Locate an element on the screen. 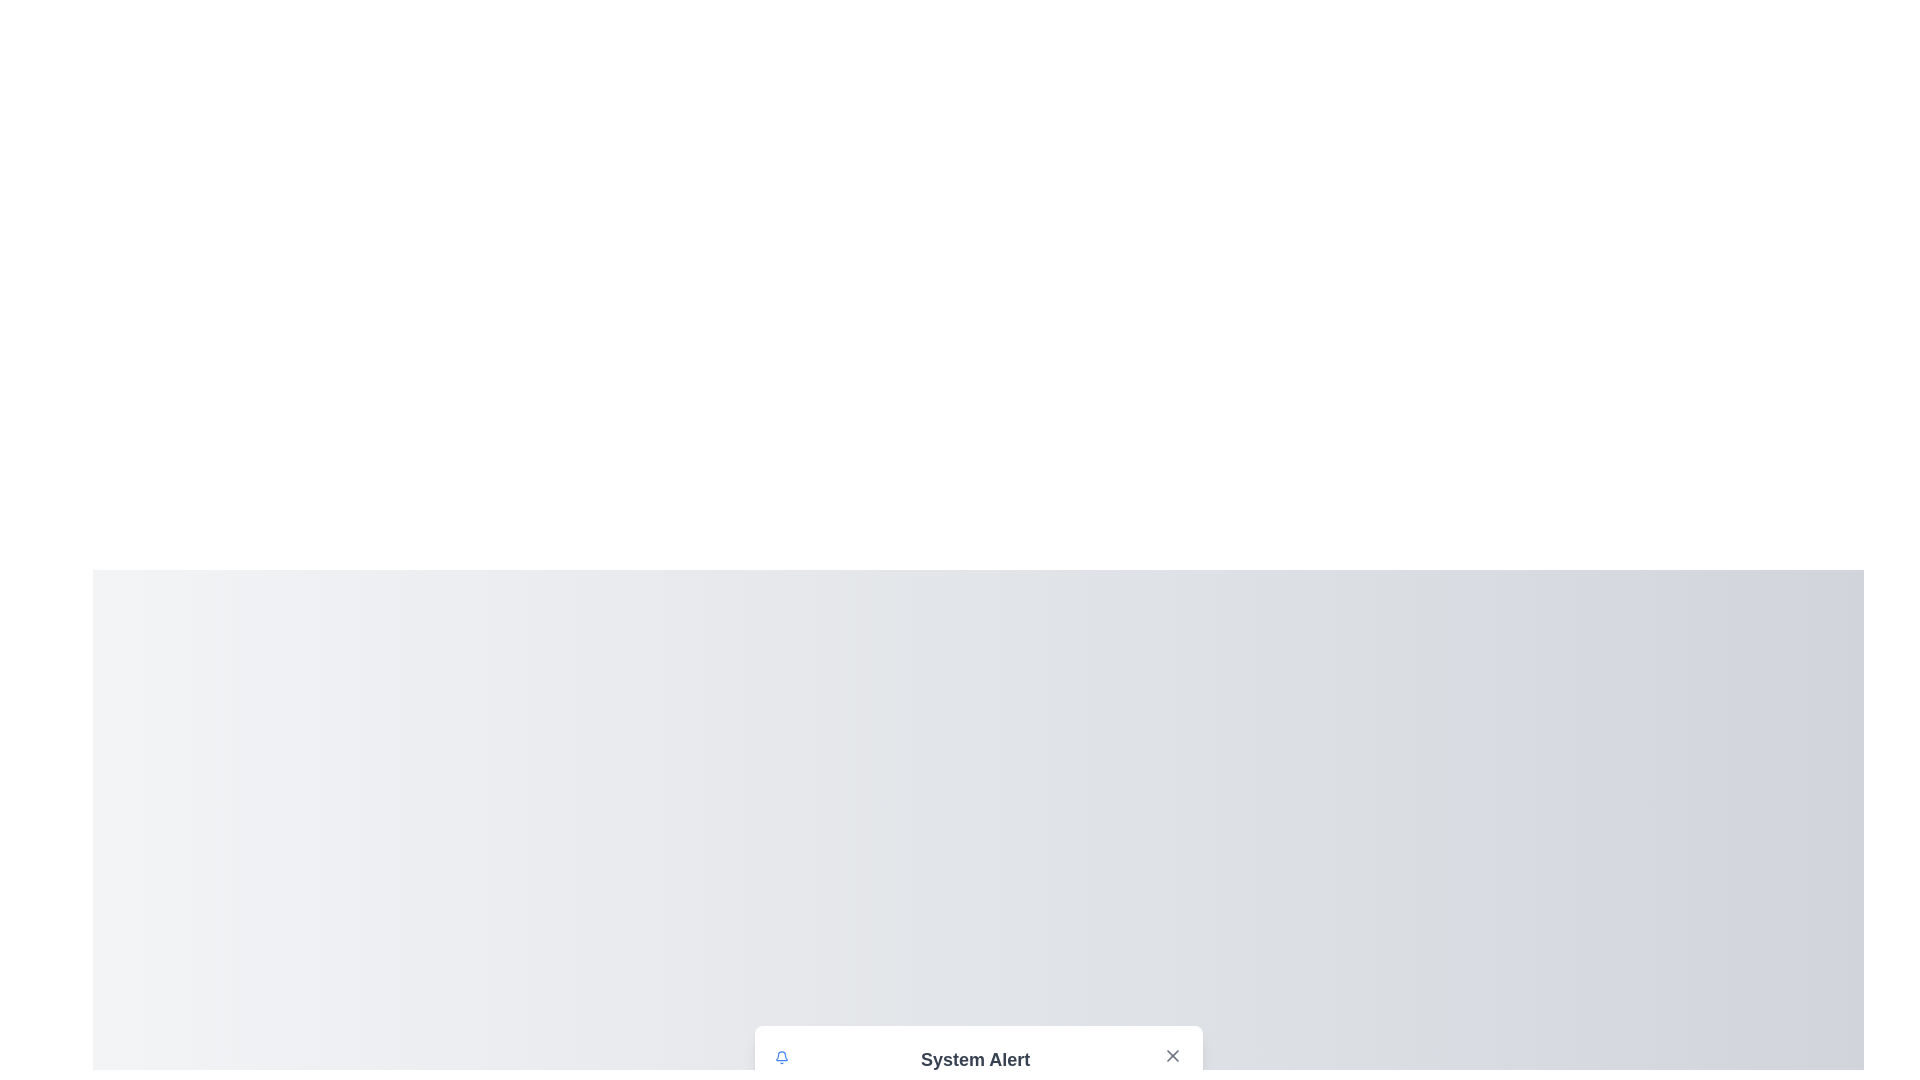 This screenshot has height=1080, width=1920. the bell-shaped icon element with a blue tint located at the bottom-center of the interface, next to the text 'System Alert' is located at coordinates (780, 1055).